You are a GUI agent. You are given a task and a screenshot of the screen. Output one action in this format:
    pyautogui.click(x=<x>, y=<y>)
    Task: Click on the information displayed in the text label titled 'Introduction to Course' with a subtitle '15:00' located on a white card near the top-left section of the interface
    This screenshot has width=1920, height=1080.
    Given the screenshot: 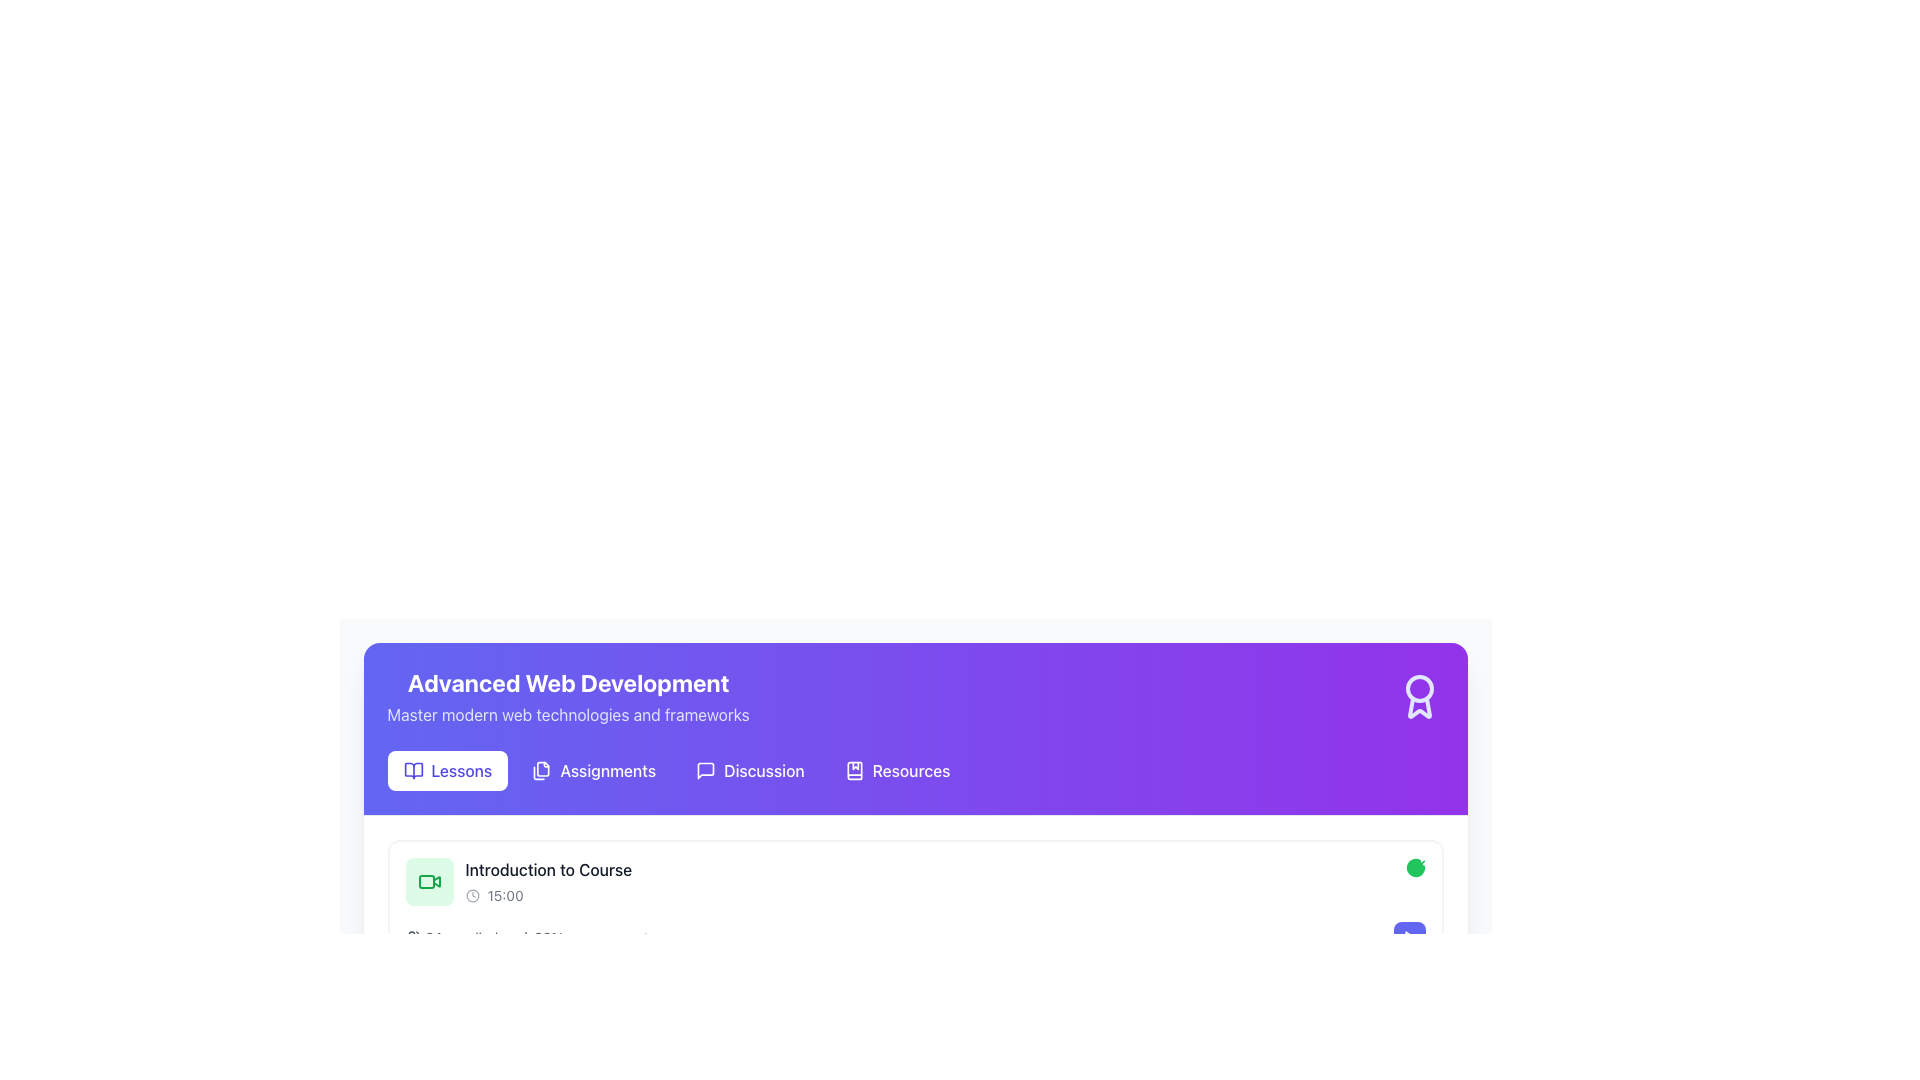 What is the action you would take?
    pyautogui.click(x=548, y=881)
    